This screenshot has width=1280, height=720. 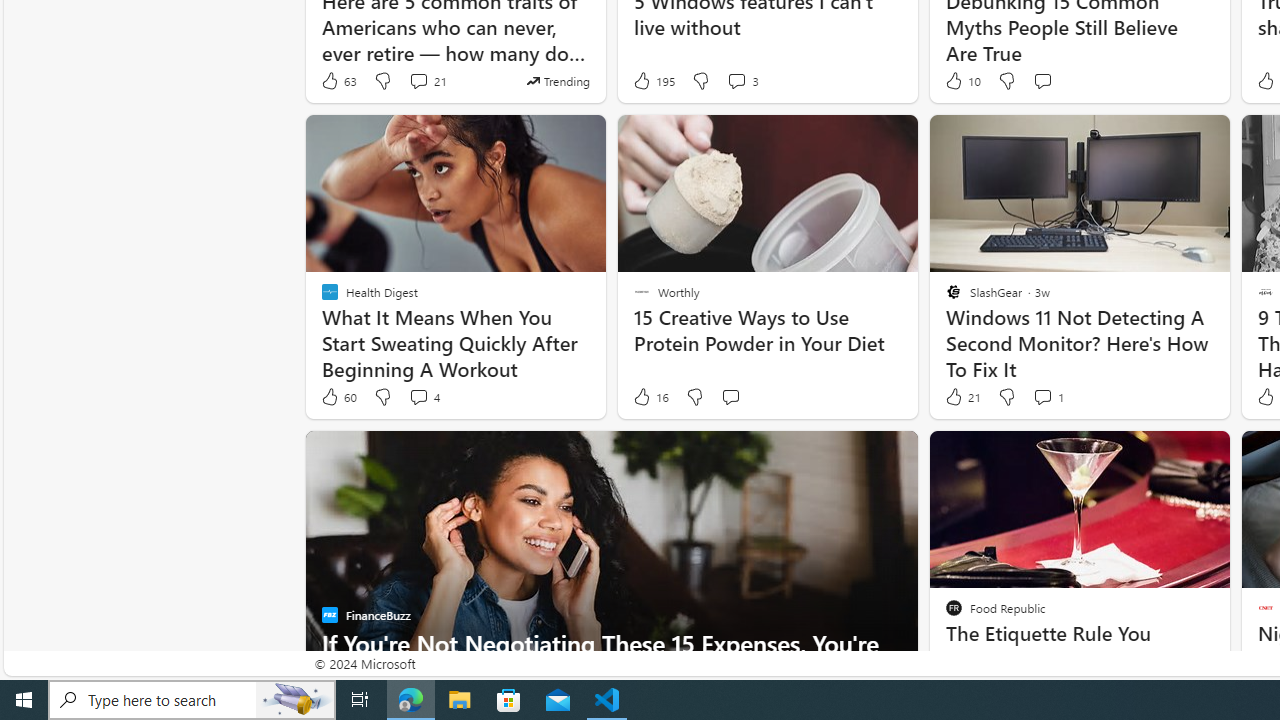 What do you see at coordinates (337, 80) in the screenshot?
I see `'63 Like'` at bounding box center [337, 80].